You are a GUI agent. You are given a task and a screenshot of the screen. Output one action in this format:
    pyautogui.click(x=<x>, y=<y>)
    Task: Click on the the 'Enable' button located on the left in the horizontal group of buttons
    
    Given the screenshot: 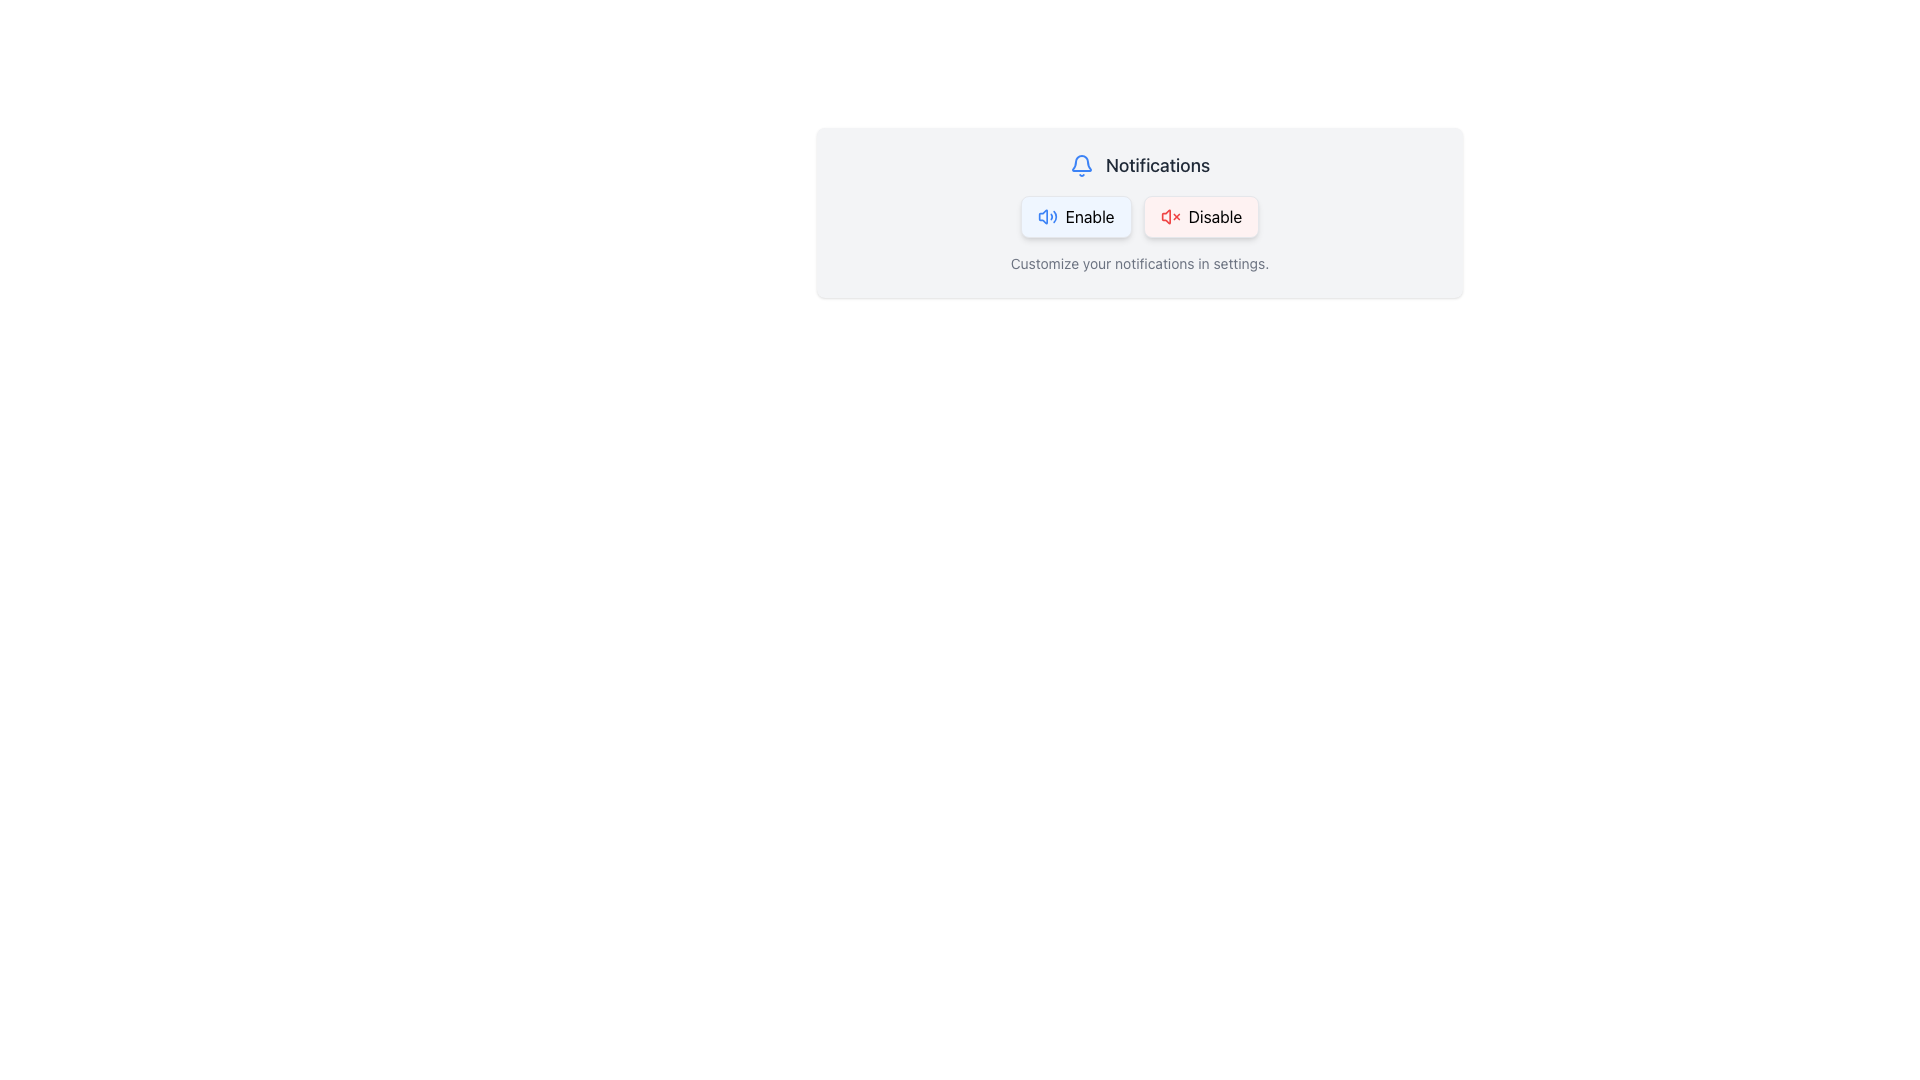 What is the action you would take?
    pyautogui.click(x=1074, y=216)
    